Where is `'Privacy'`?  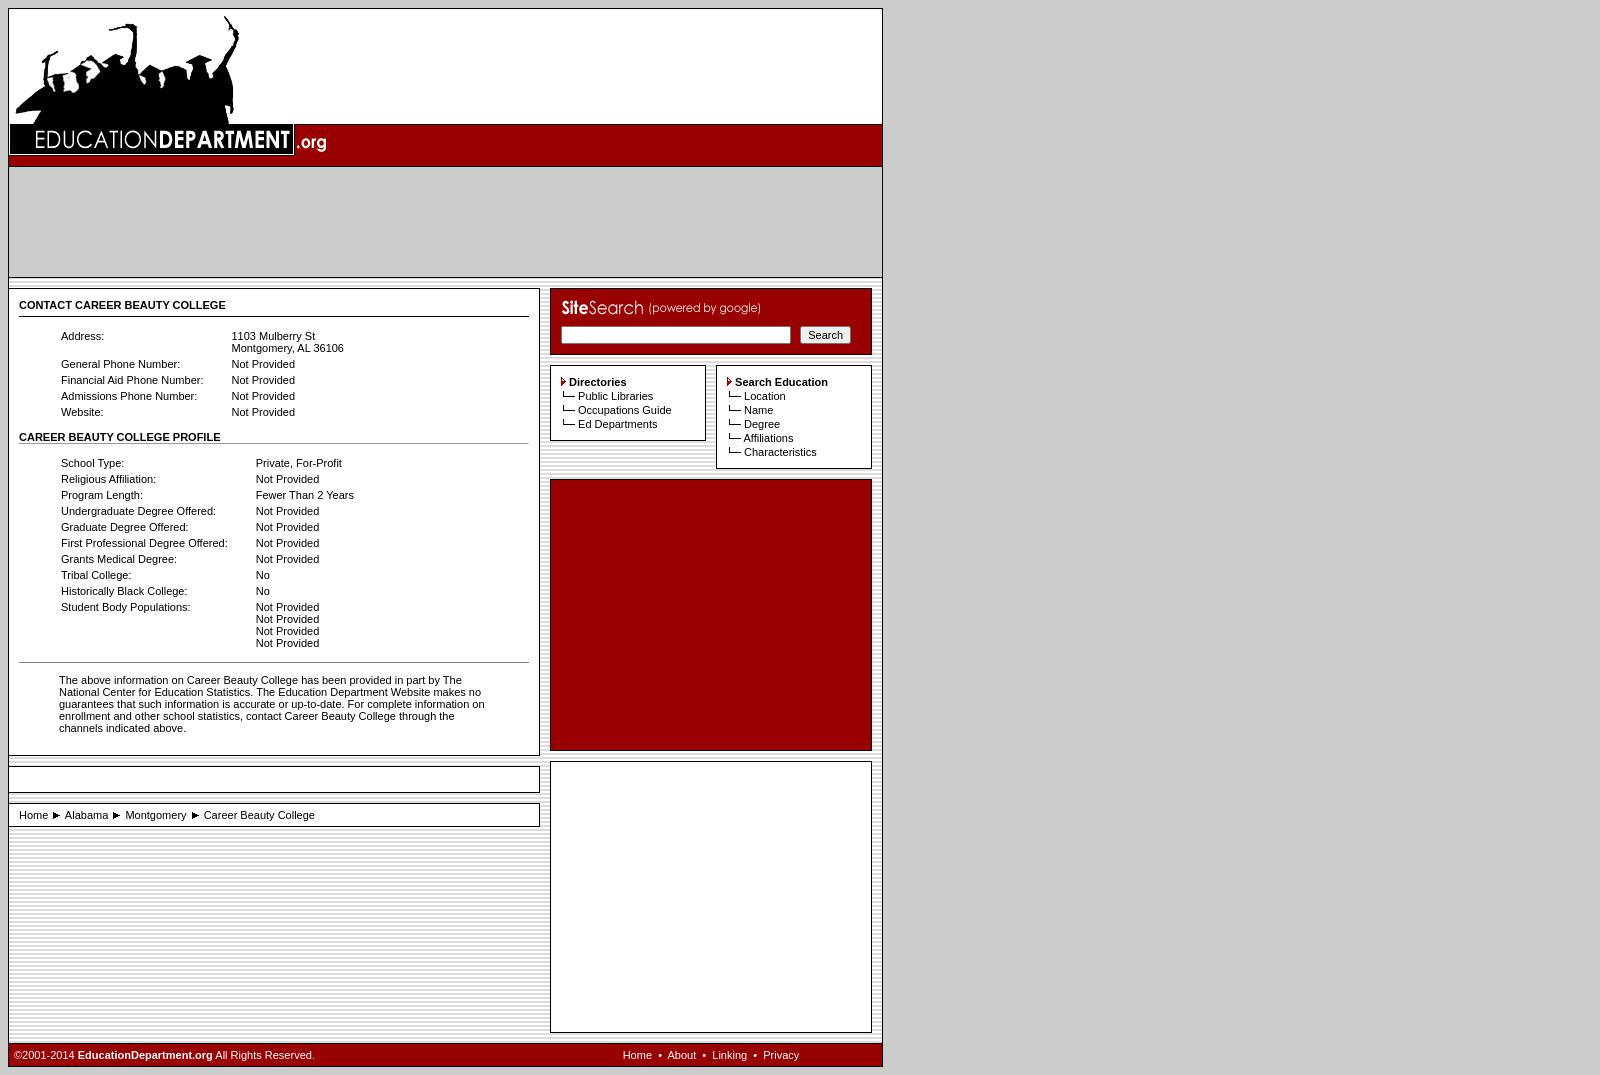 'Privacy' is located at coordinates (780, 1055).